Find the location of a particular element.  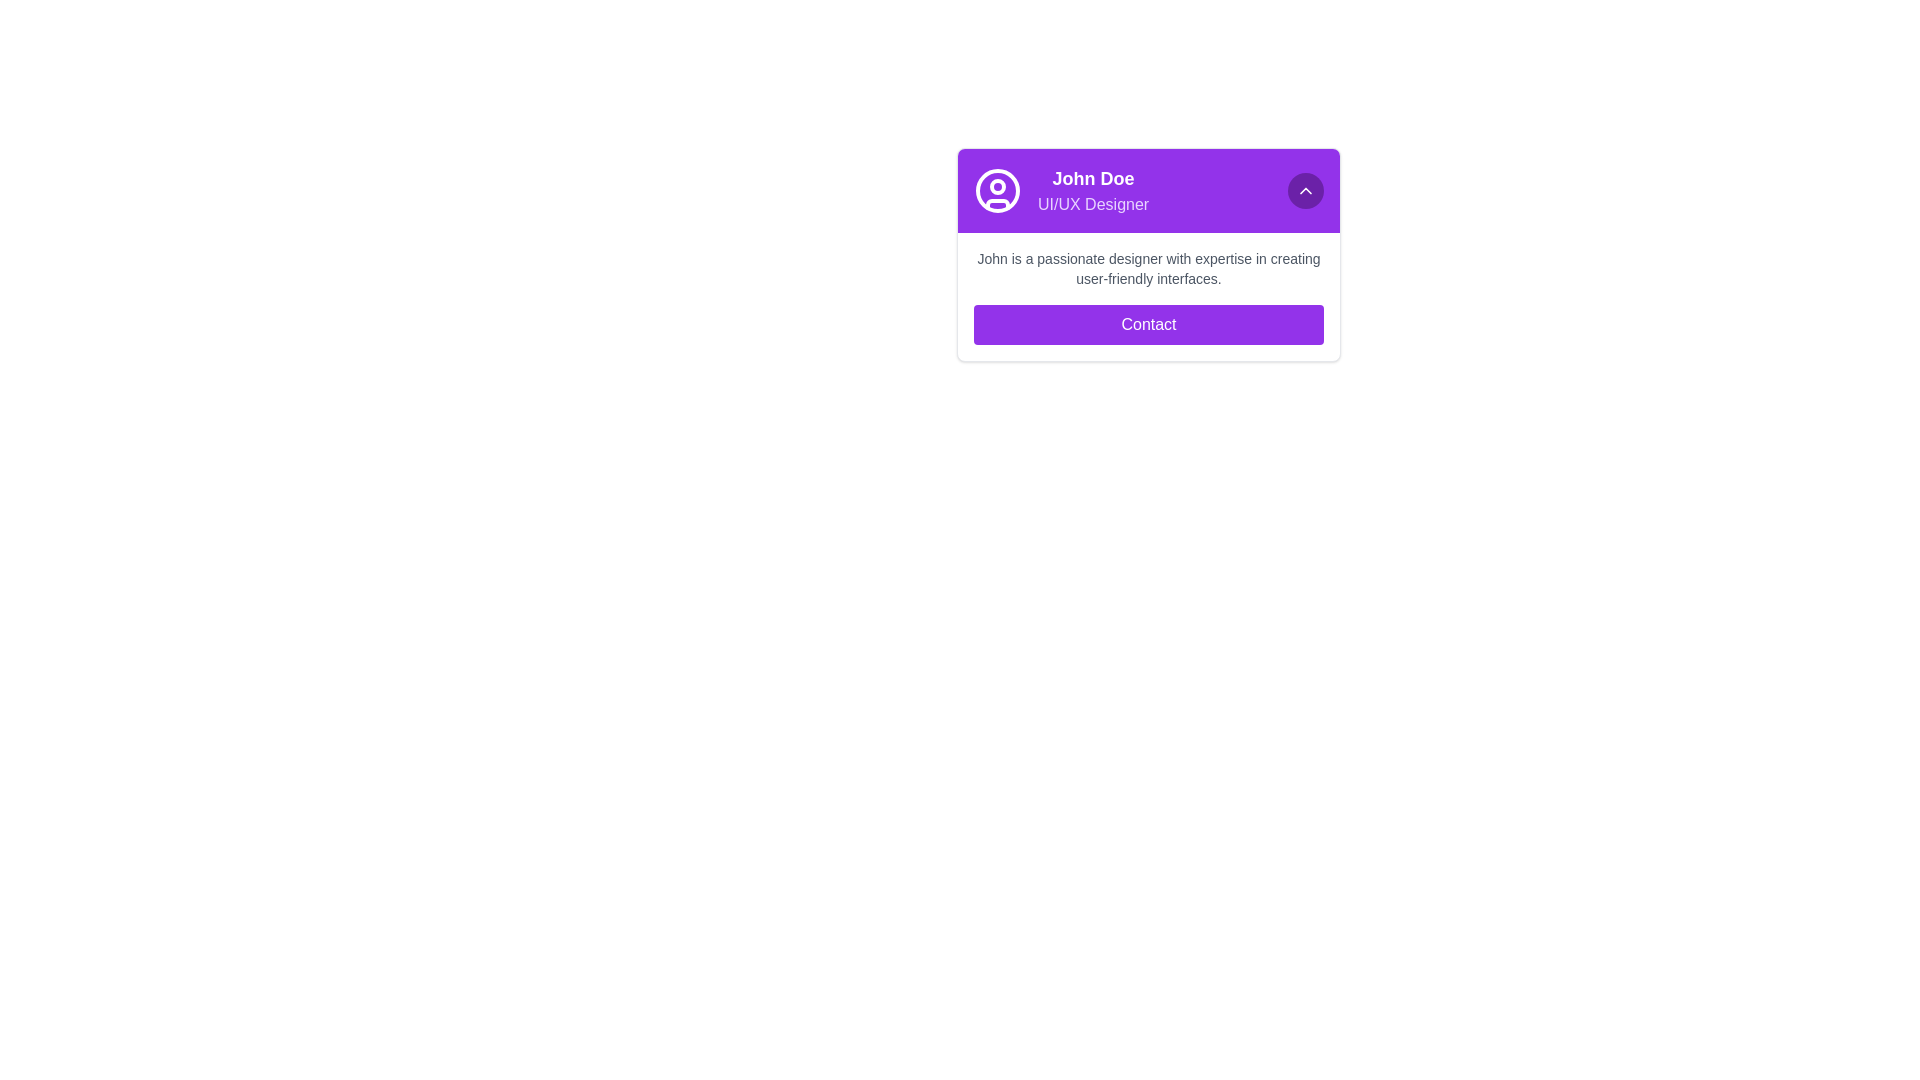

the Text Label that displays the individual's name in the card header, located above the text 'UI/UX Designer' is located at coordinates (1092, 177).